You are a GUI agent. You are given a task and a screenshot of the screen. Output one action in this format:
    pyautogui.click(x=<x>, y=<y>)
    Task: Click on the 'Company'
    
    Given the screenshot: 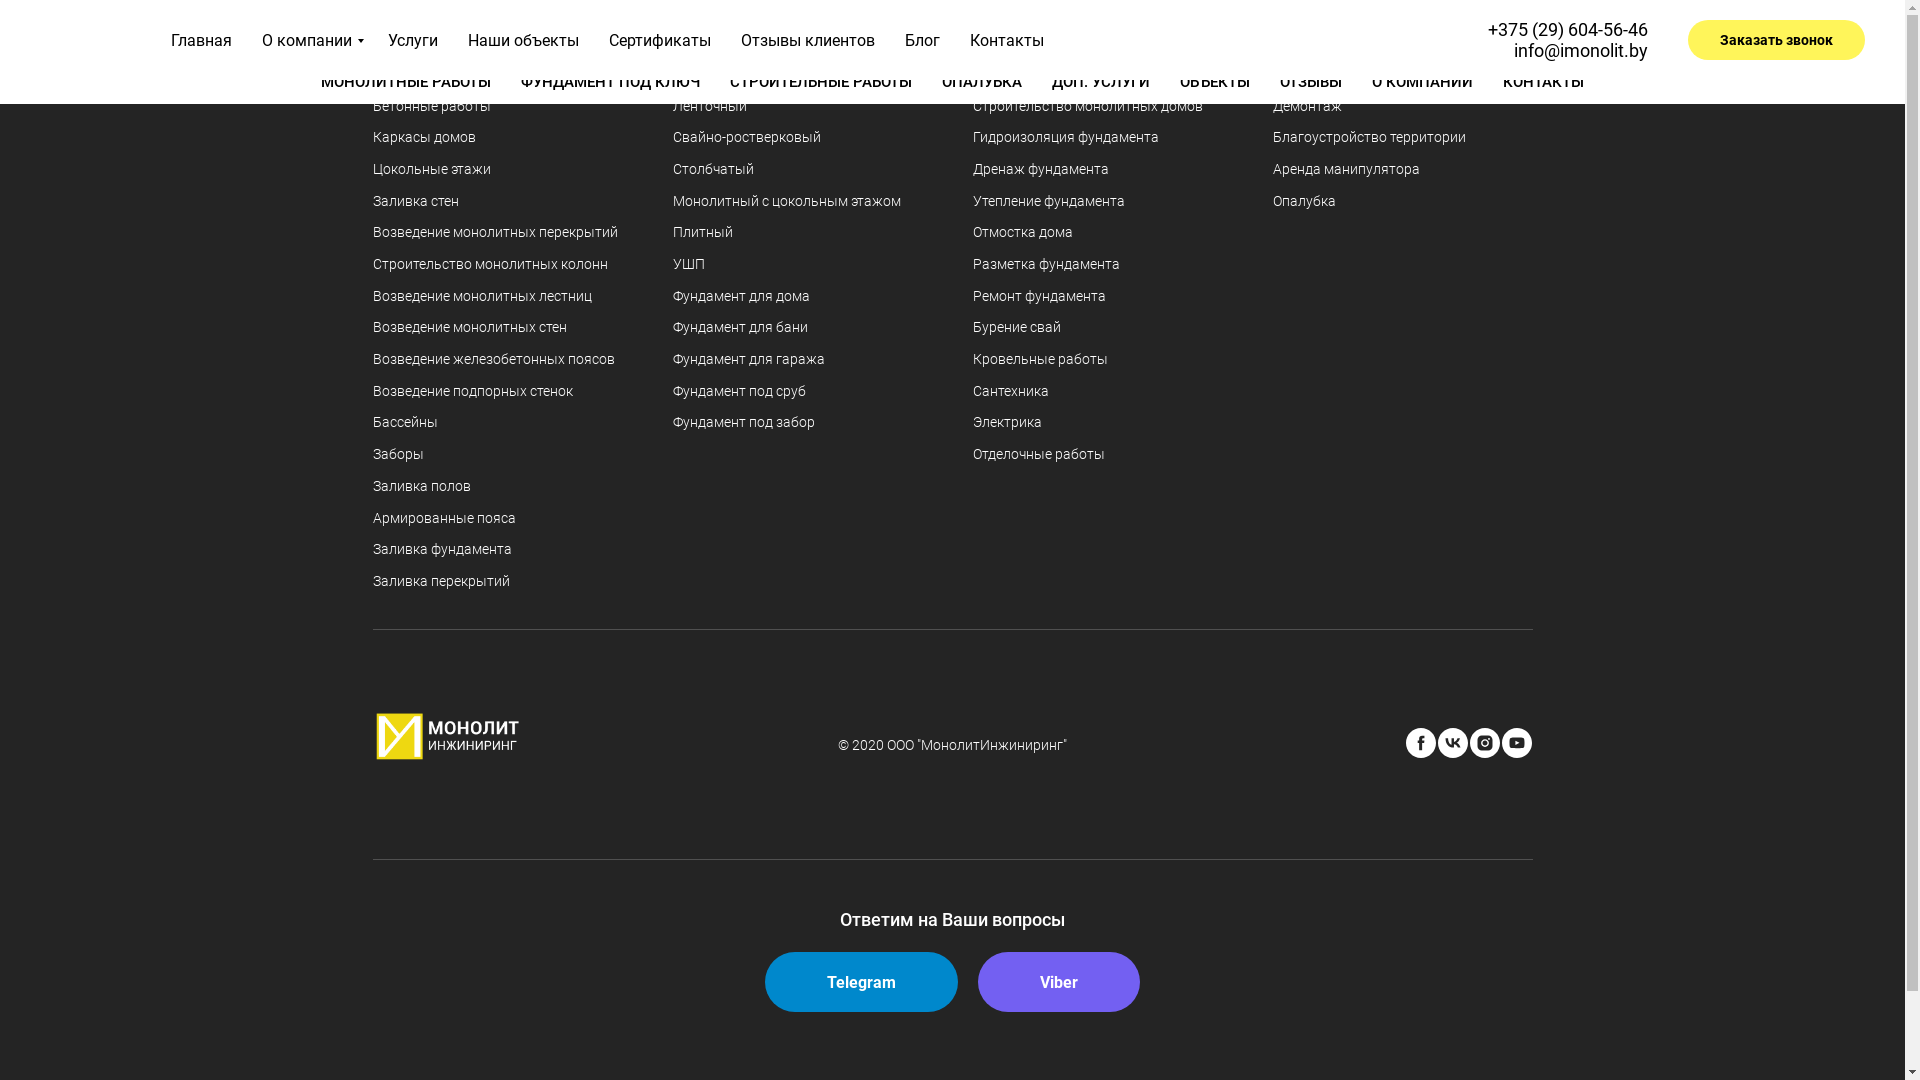 What is the action you would take?
    pyautogui.click(x=104, y=39)
    